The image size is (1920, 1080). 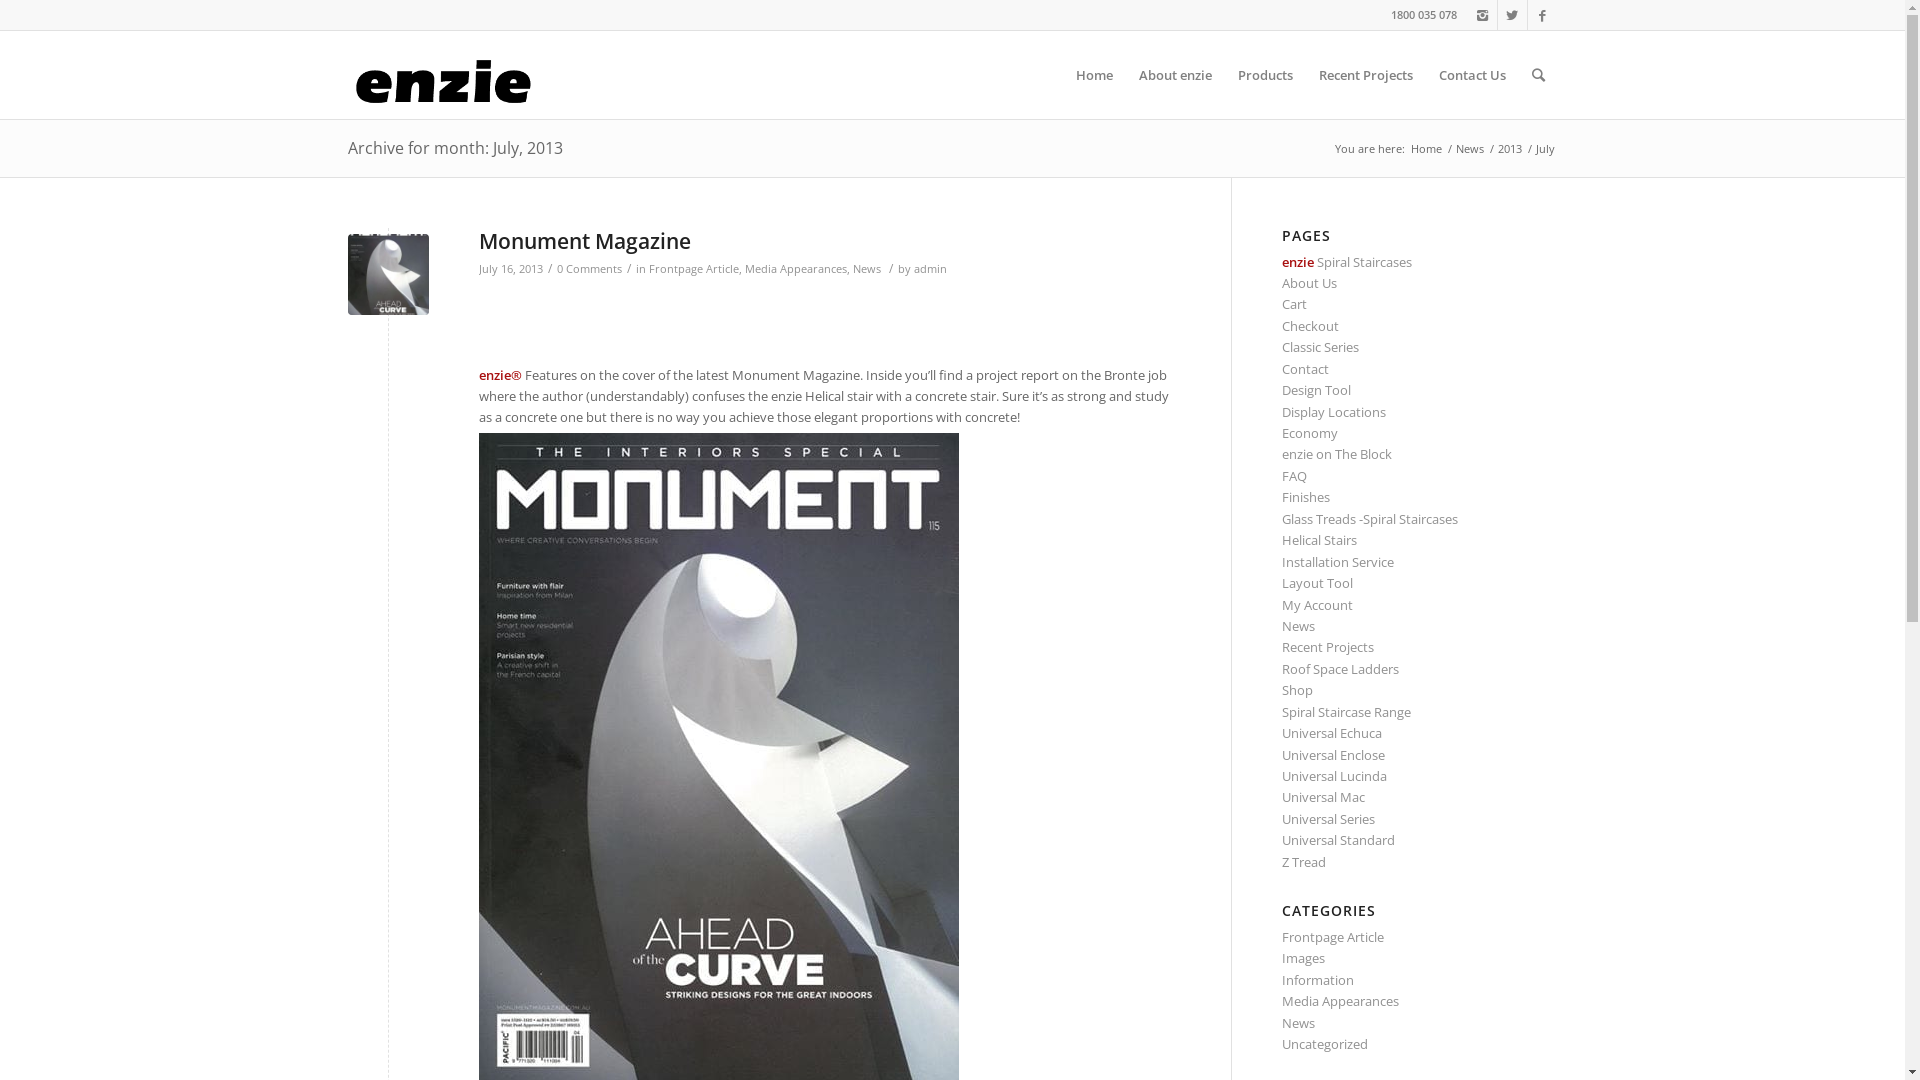 What do you see at coordinates (648, 268) in the screenshot?
I see `'Frontpage Article'` at bounding box center [648, 268].